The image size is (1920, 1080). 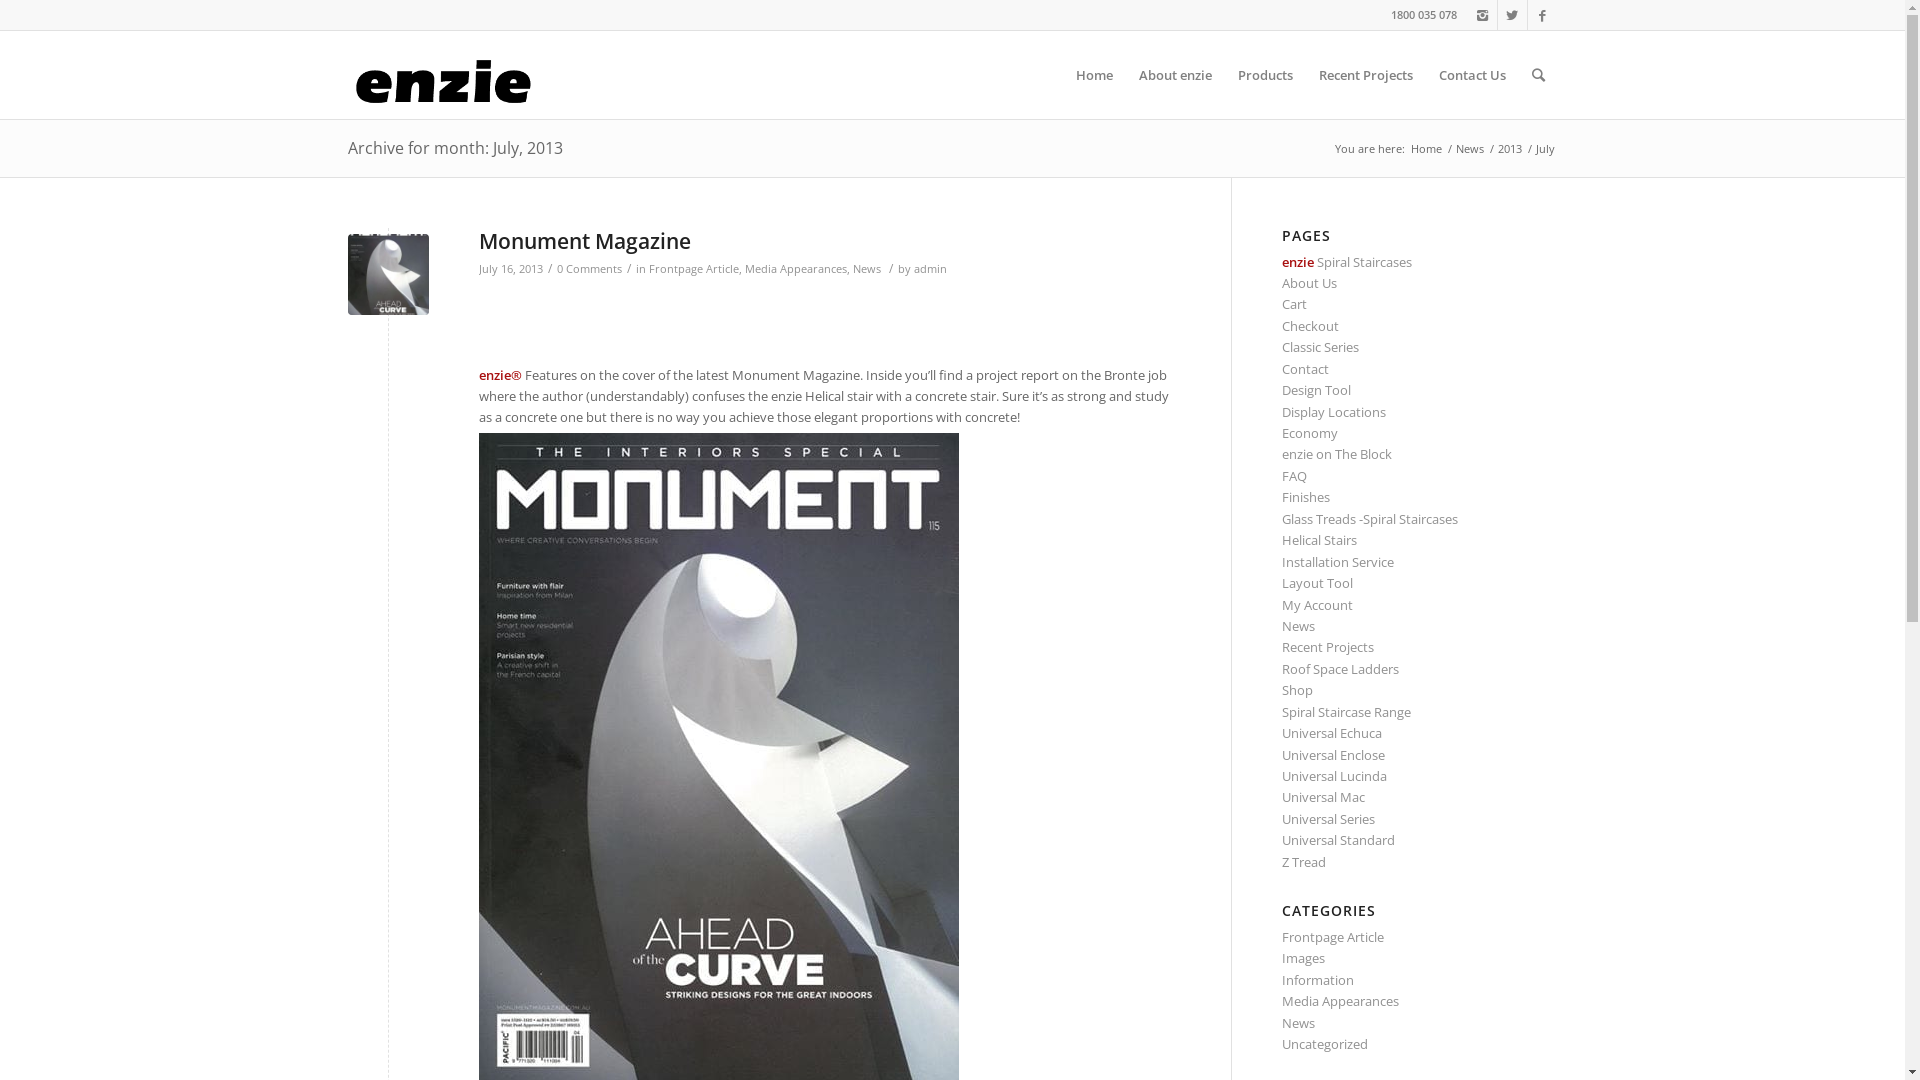 What do you see at coordinates (648, 268) in the screenshot?
I see `'Frontpage Article'` at bounding box center [648, 268].